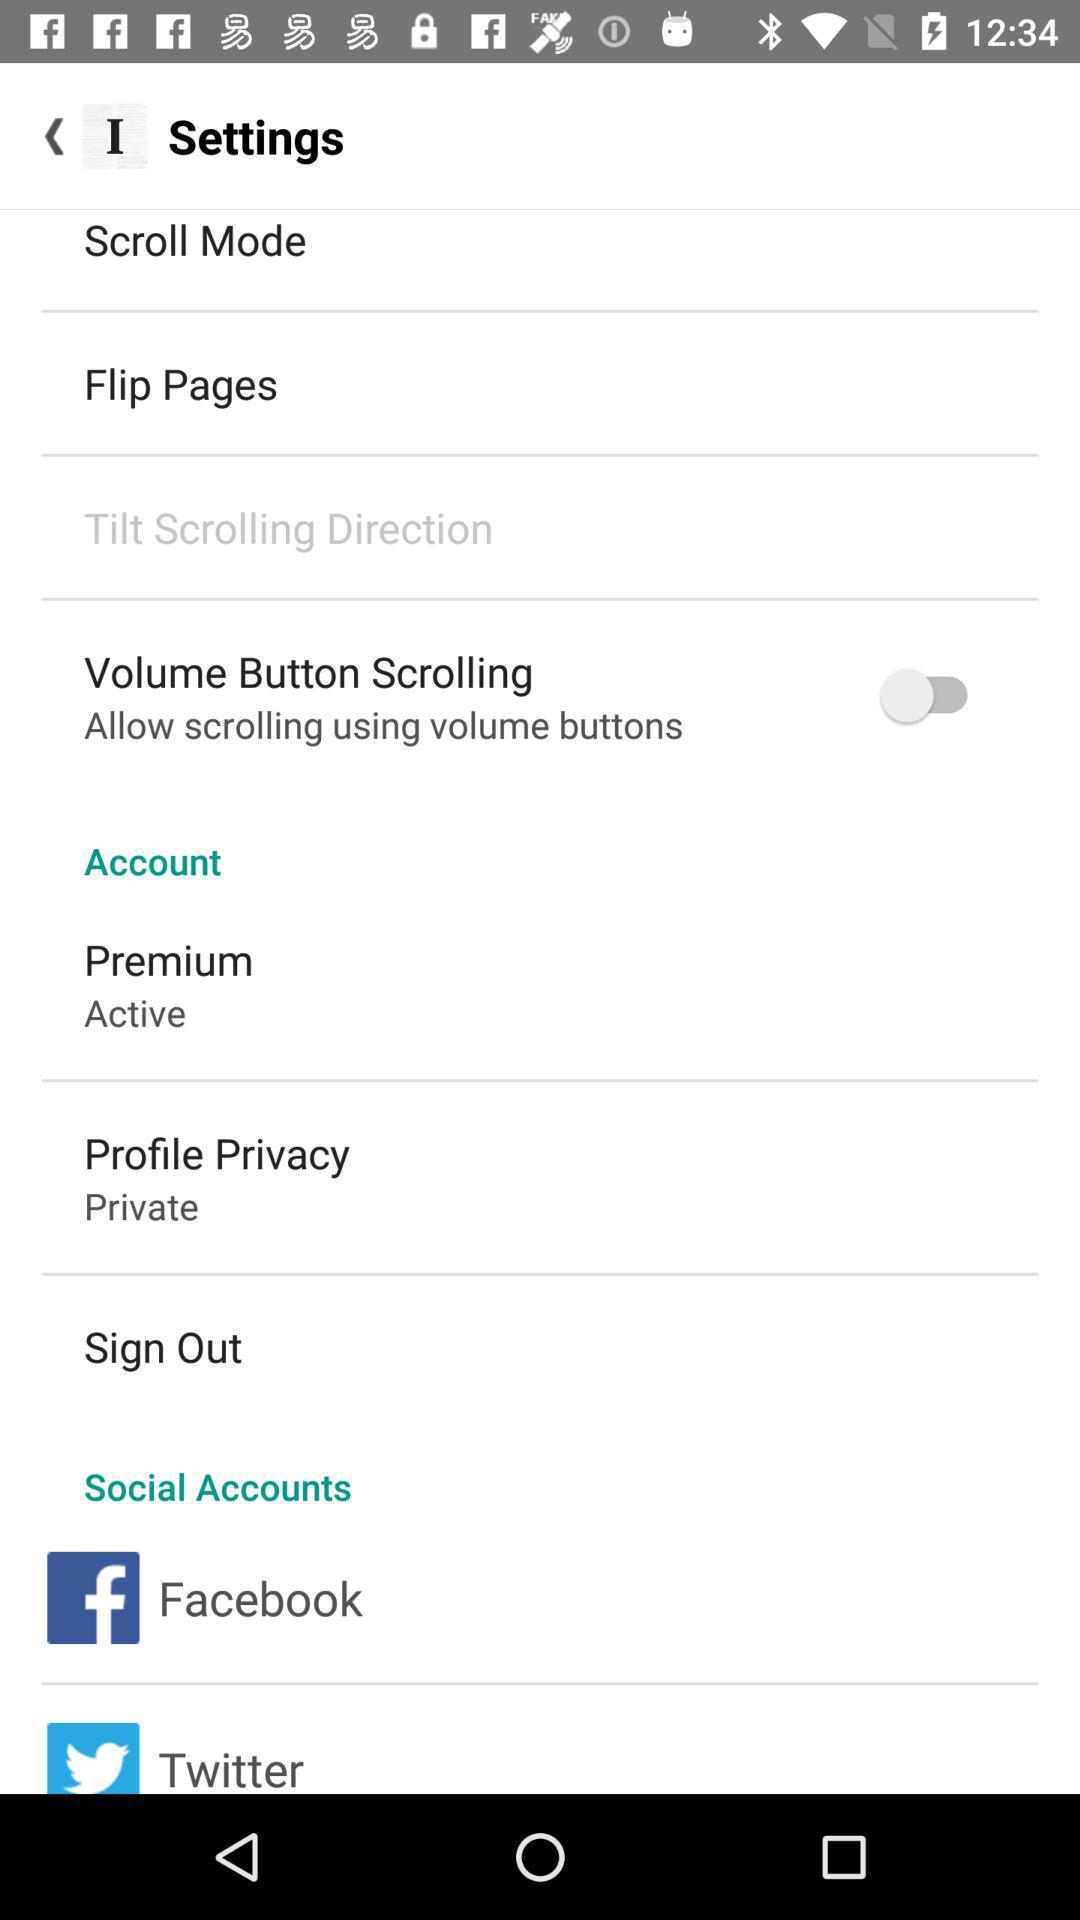  I want to click on the icon above profile privacy item, so click(135, 1012).